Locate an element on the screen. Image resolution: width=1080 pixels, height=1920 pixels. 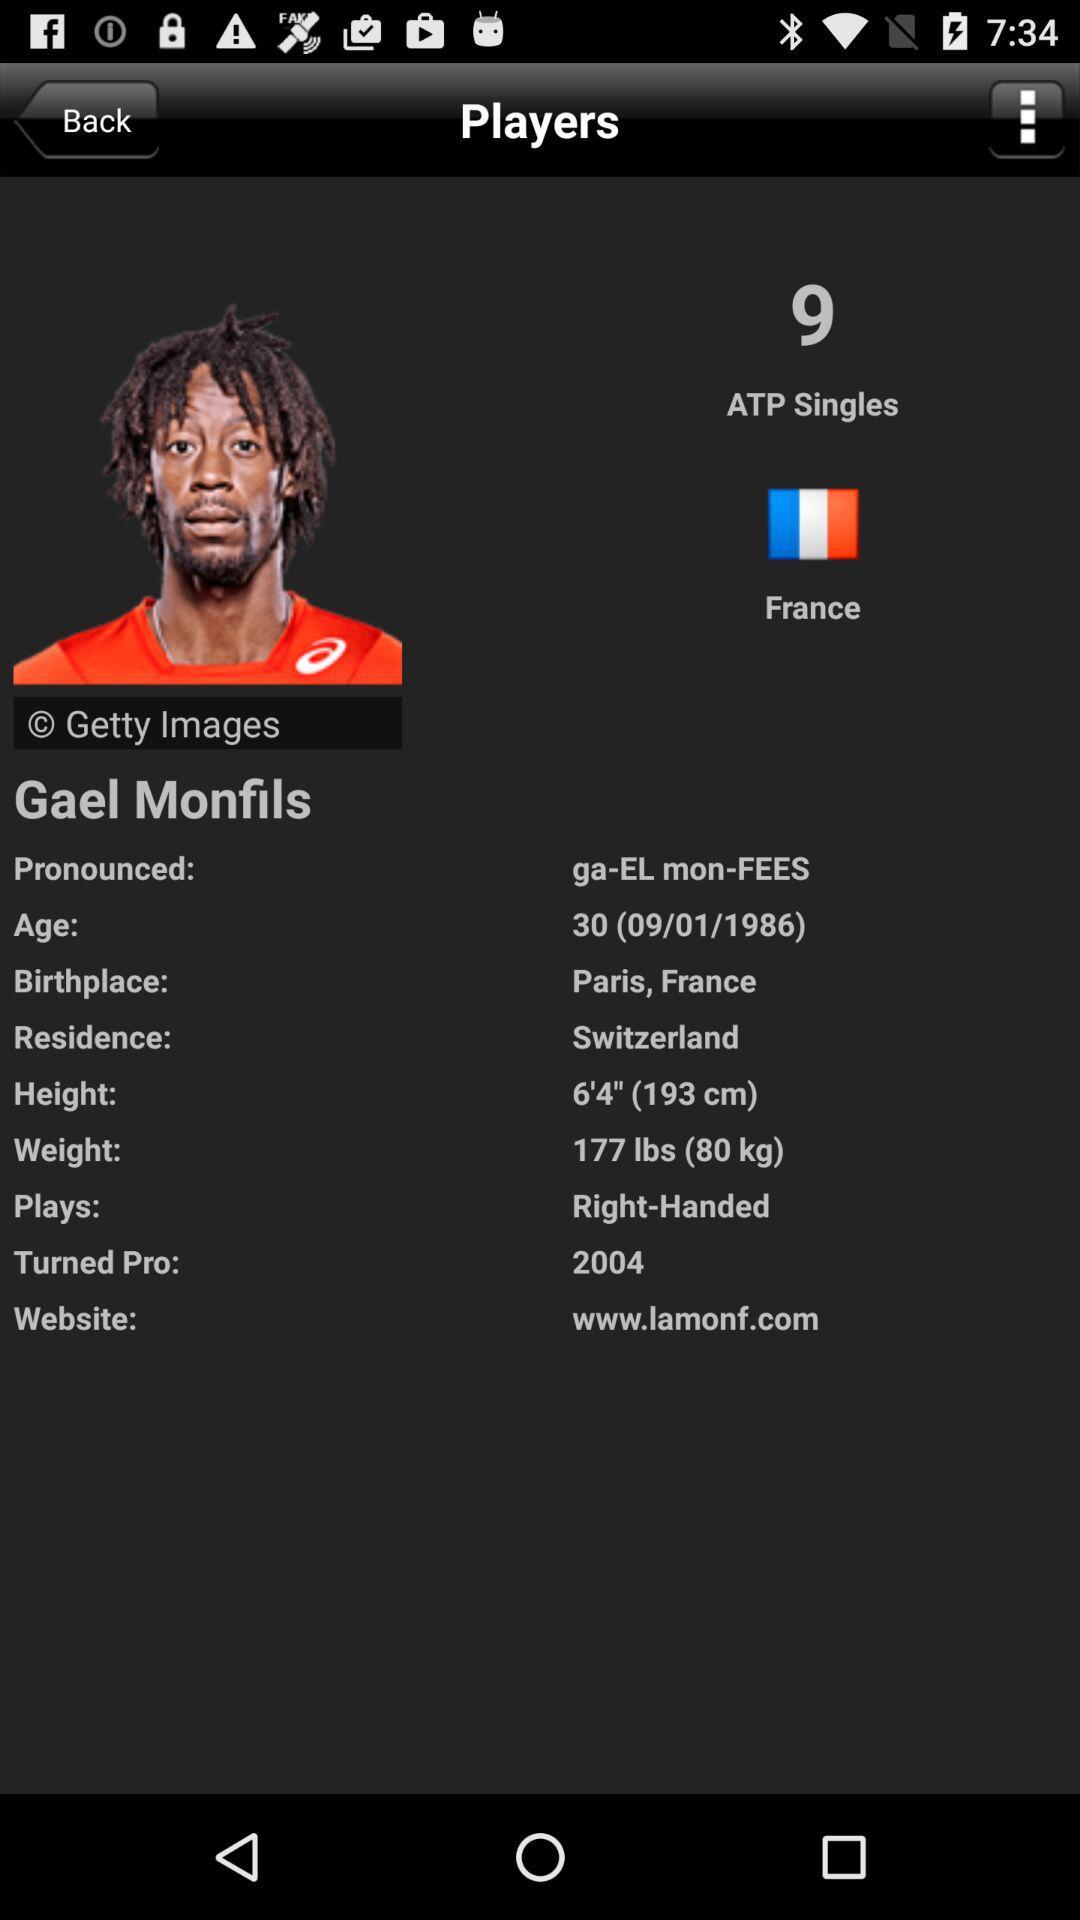
app to the left of the players is located at coordinates (85, 118).